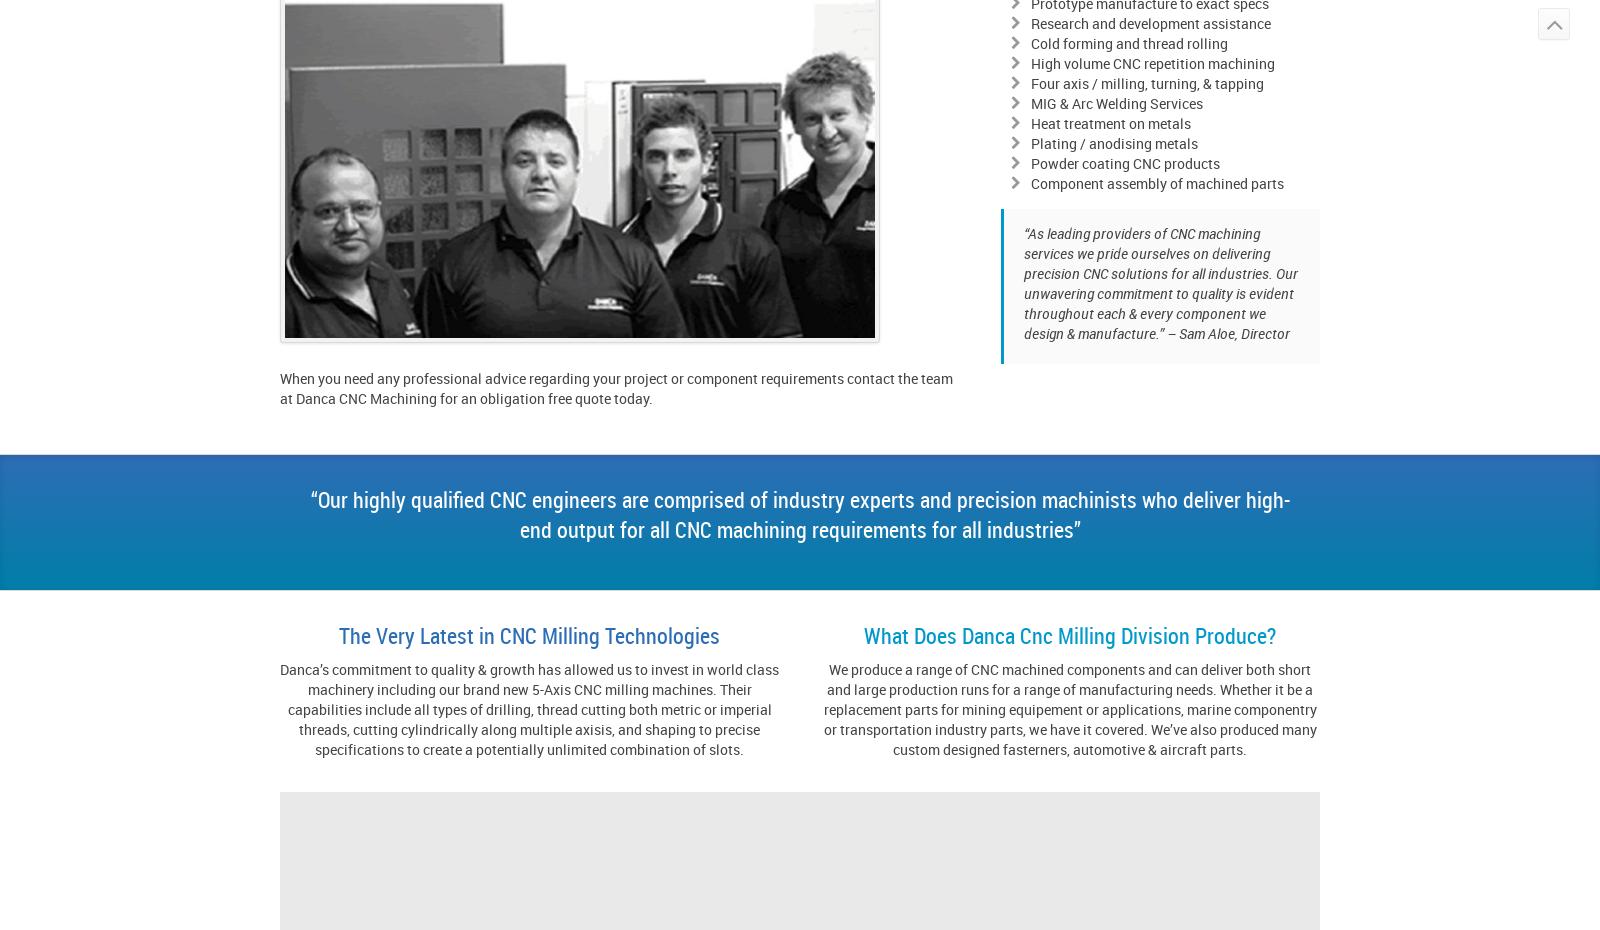  I want to click on '“As leading providers of CNC machining services we pride ourselves on delivering precision CNC solutions for all industries. Our unwavering commitment to quality is evident throughout each & every component we design & manufacture.”  – Sam Aloe, Director', so click(1160, 283).